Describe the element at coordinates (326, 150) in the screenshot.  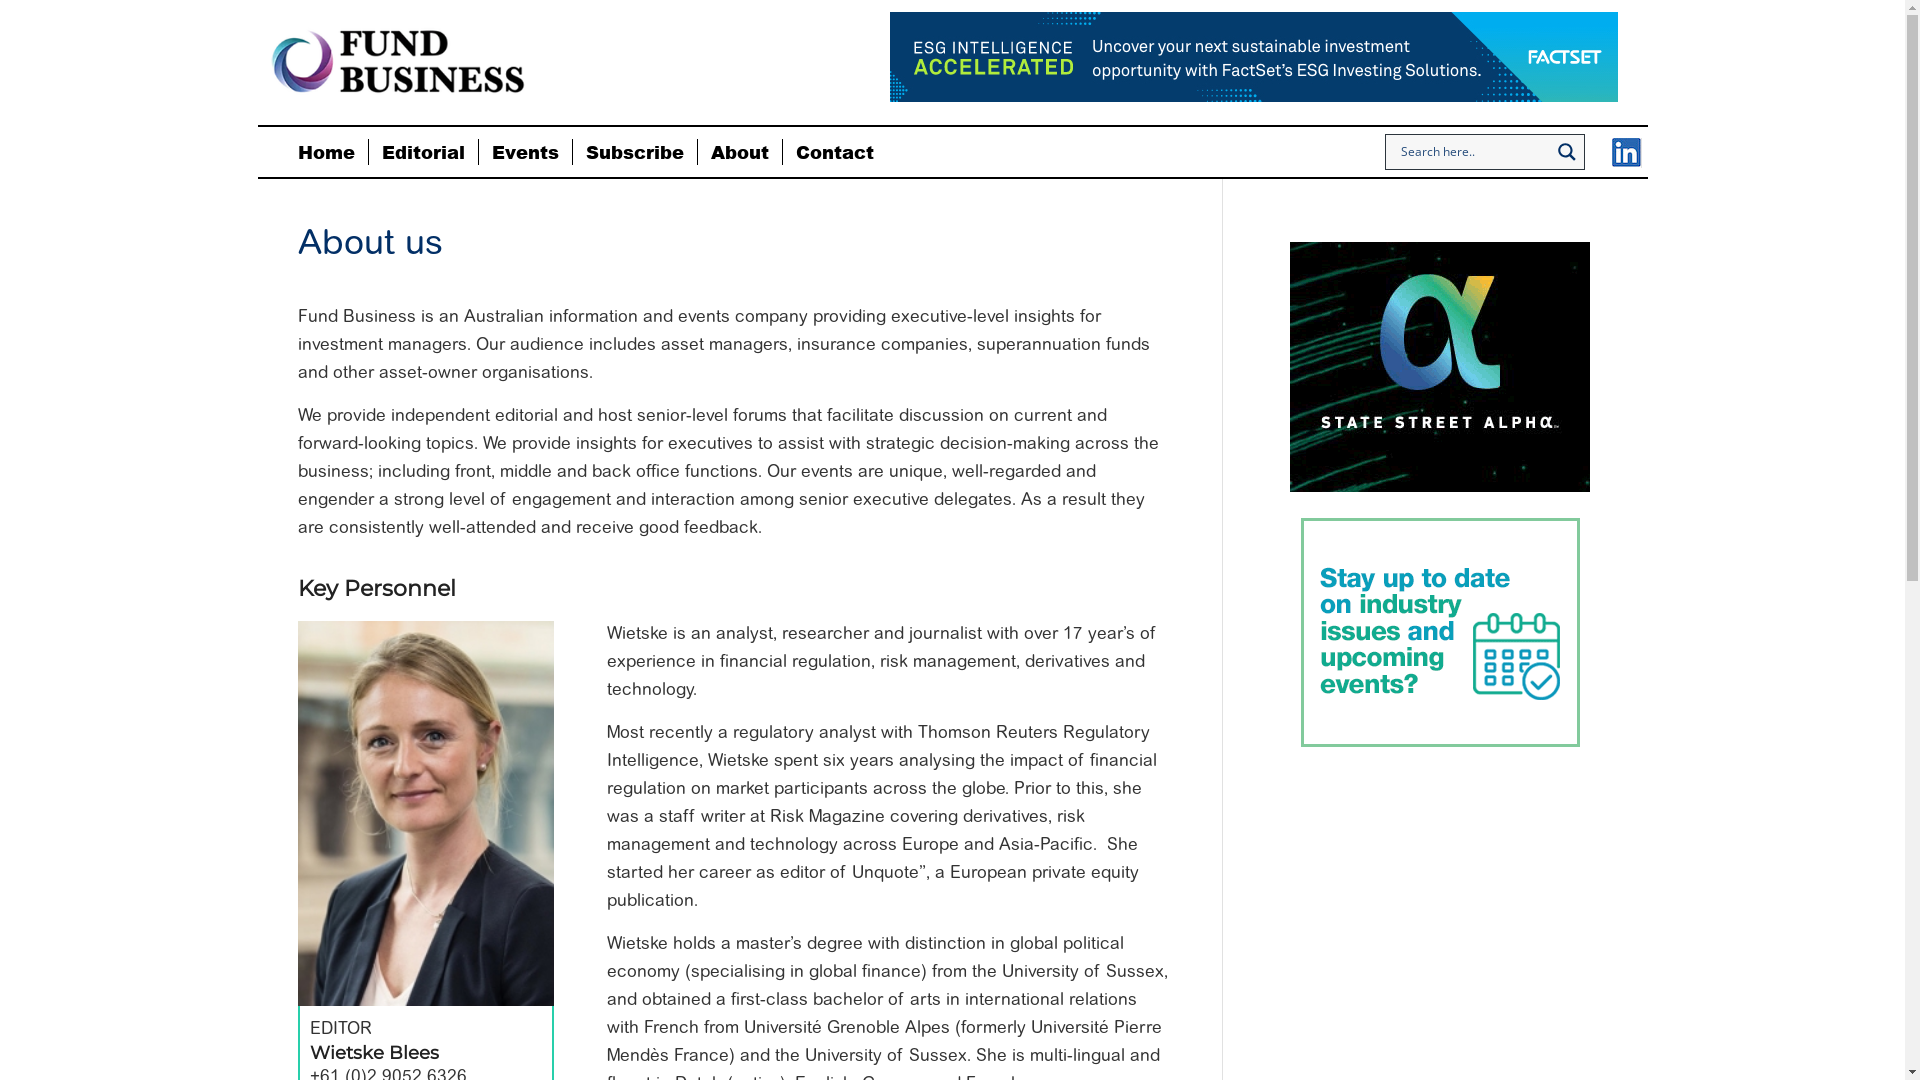
I see `'Home'` at that location.